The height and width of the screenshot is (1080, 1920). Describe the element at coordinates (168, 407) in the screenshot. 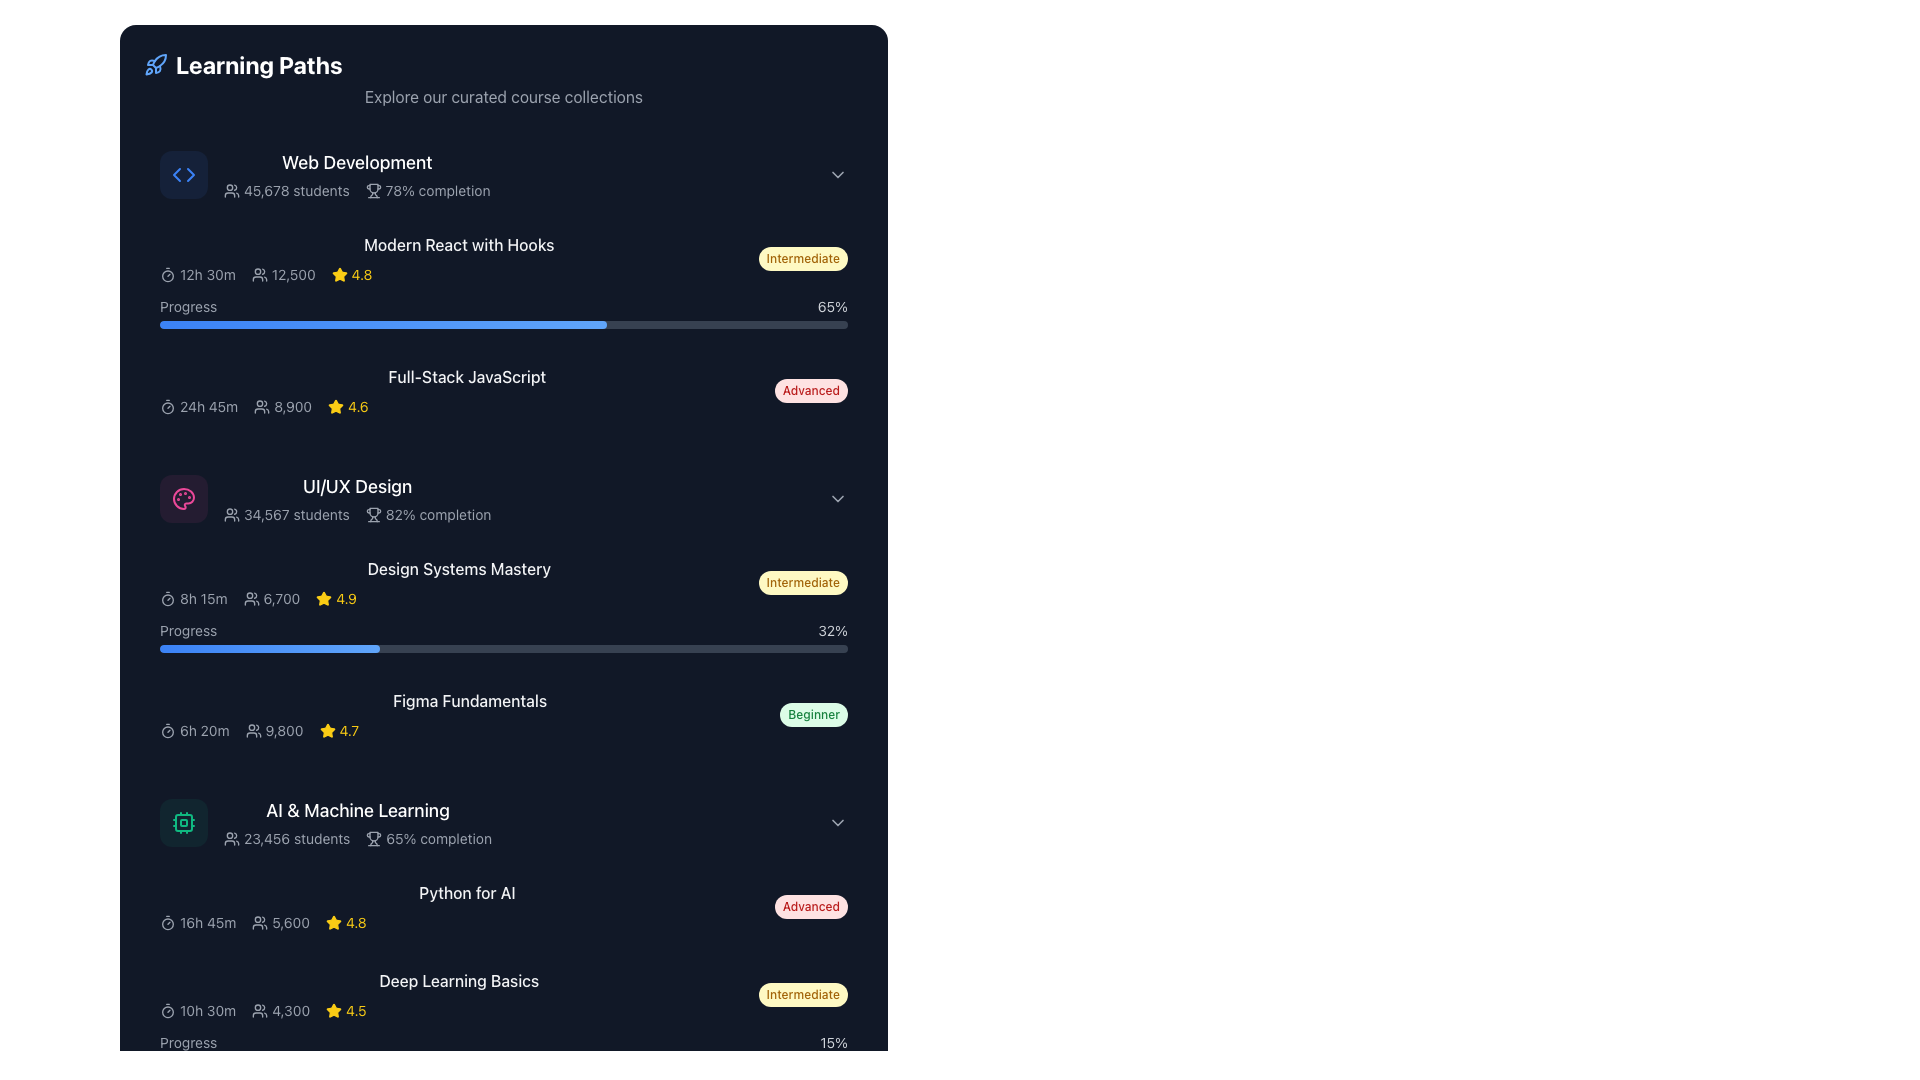

I see `circular SVG graphic element representing the timer icon adjacent to the text '24h 45m' in the 'Full-Stack JavaScript' section of the 'Learning Paths' interface` at that location.